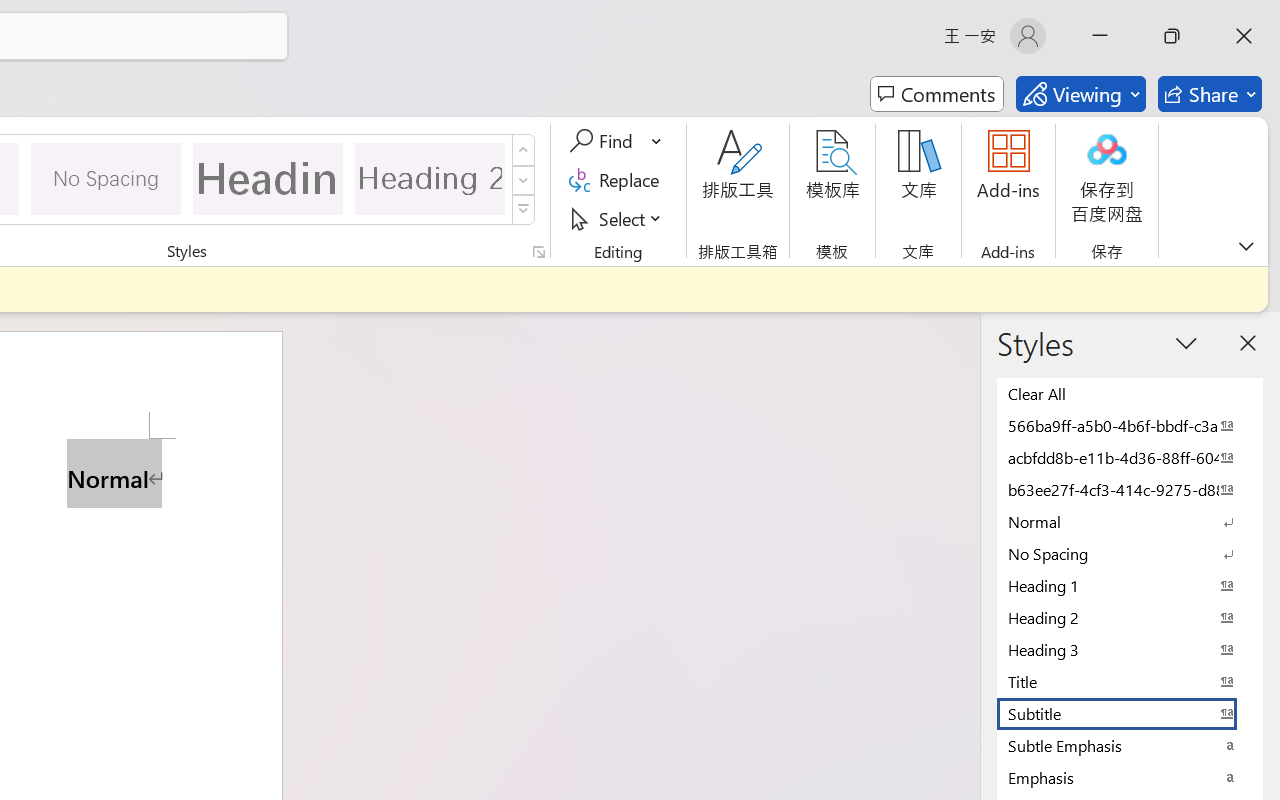  Describe the element at coordinates (429, 177) in the screenshot. I see `'Heading 2'` at that location.